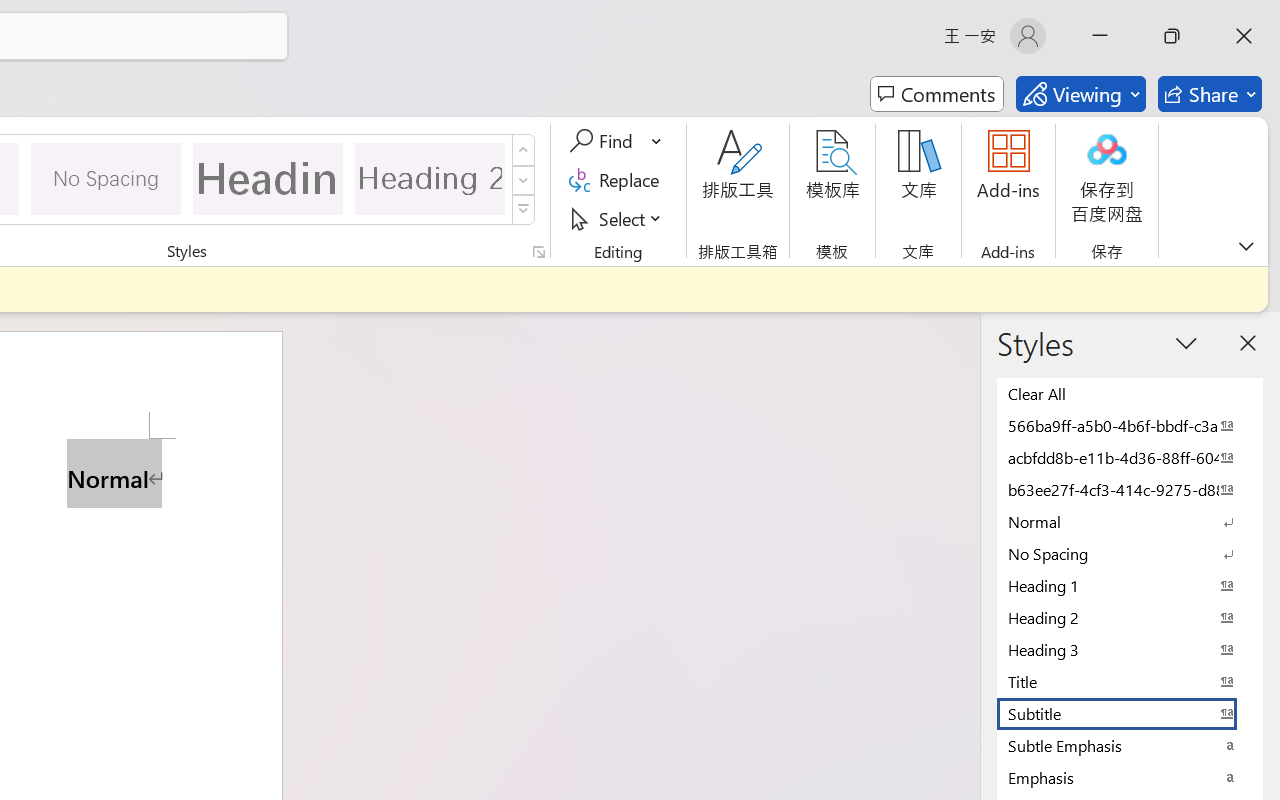  Describe the element at coordinates (429, 177) in the screenshot. I see `'Heading 2'` at that location.